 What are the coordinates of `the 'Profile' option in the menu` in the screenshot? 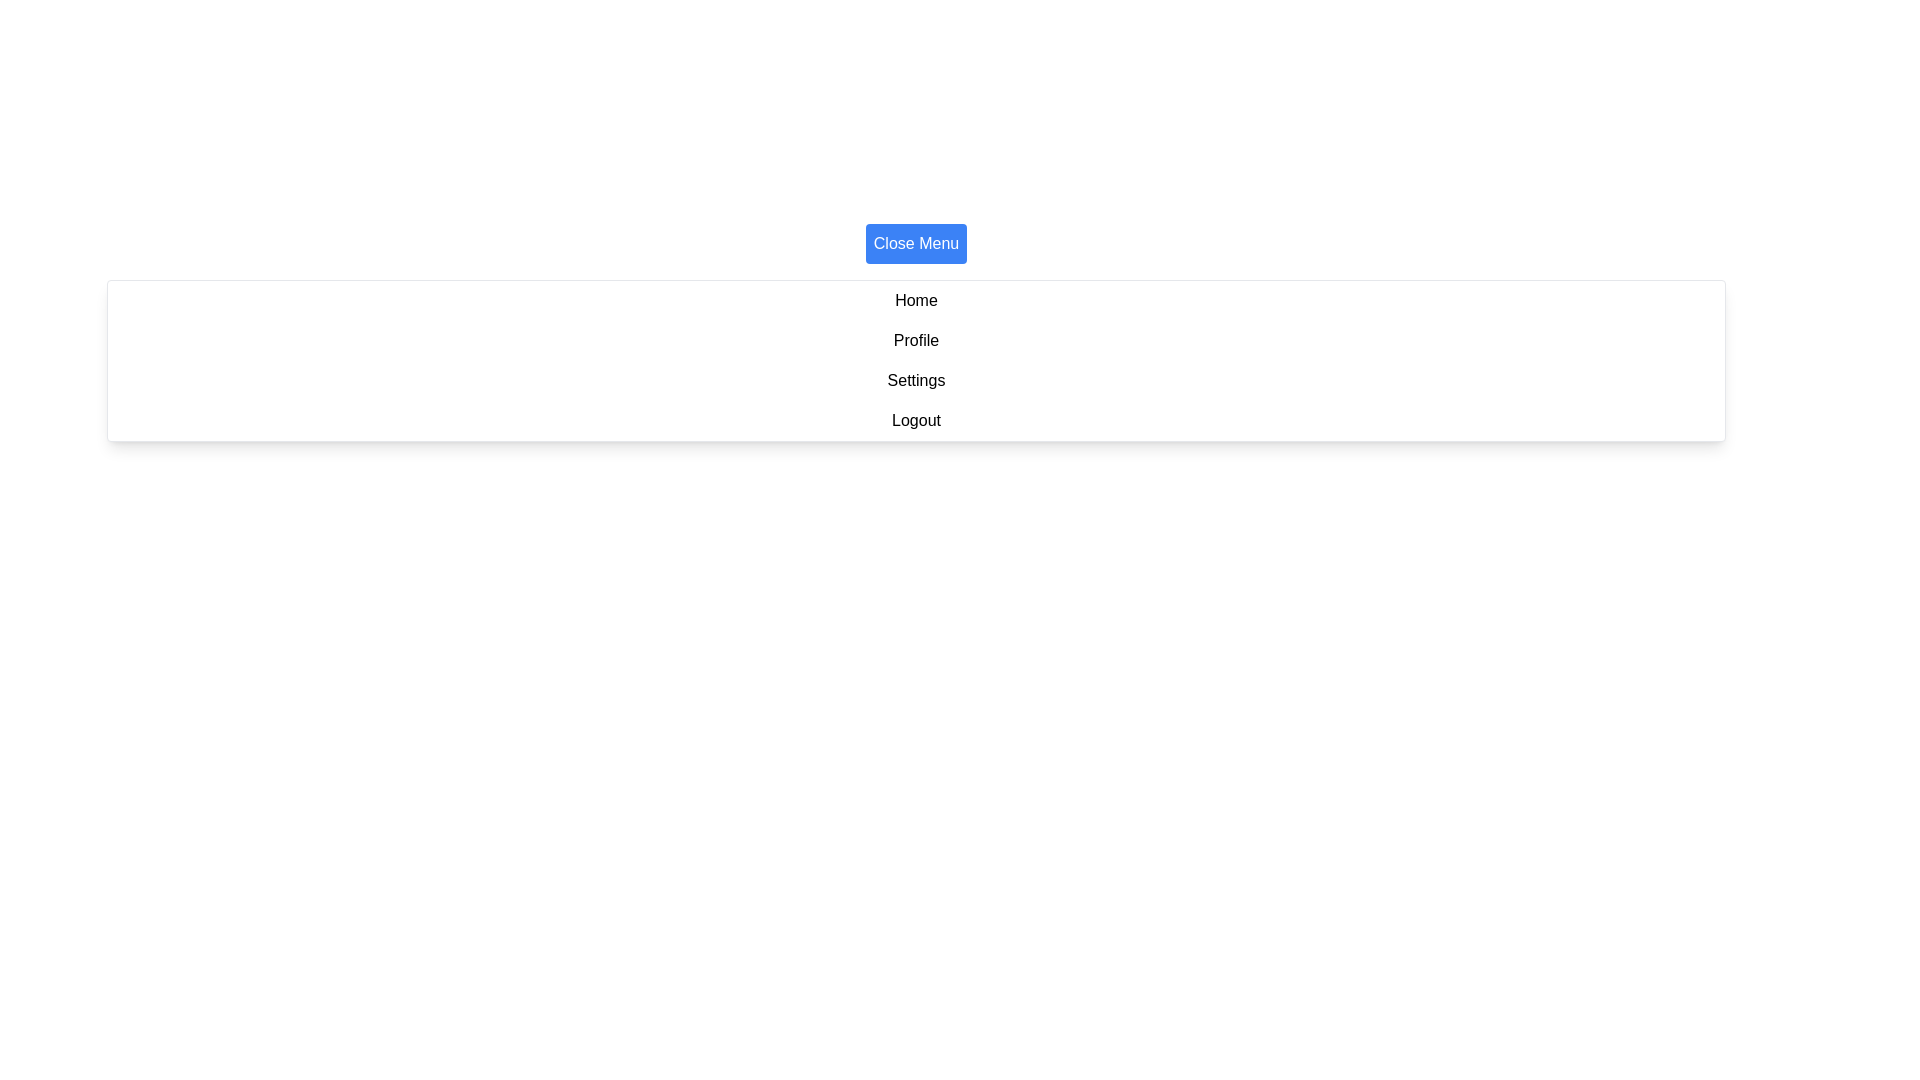 It's located at (915, 339).